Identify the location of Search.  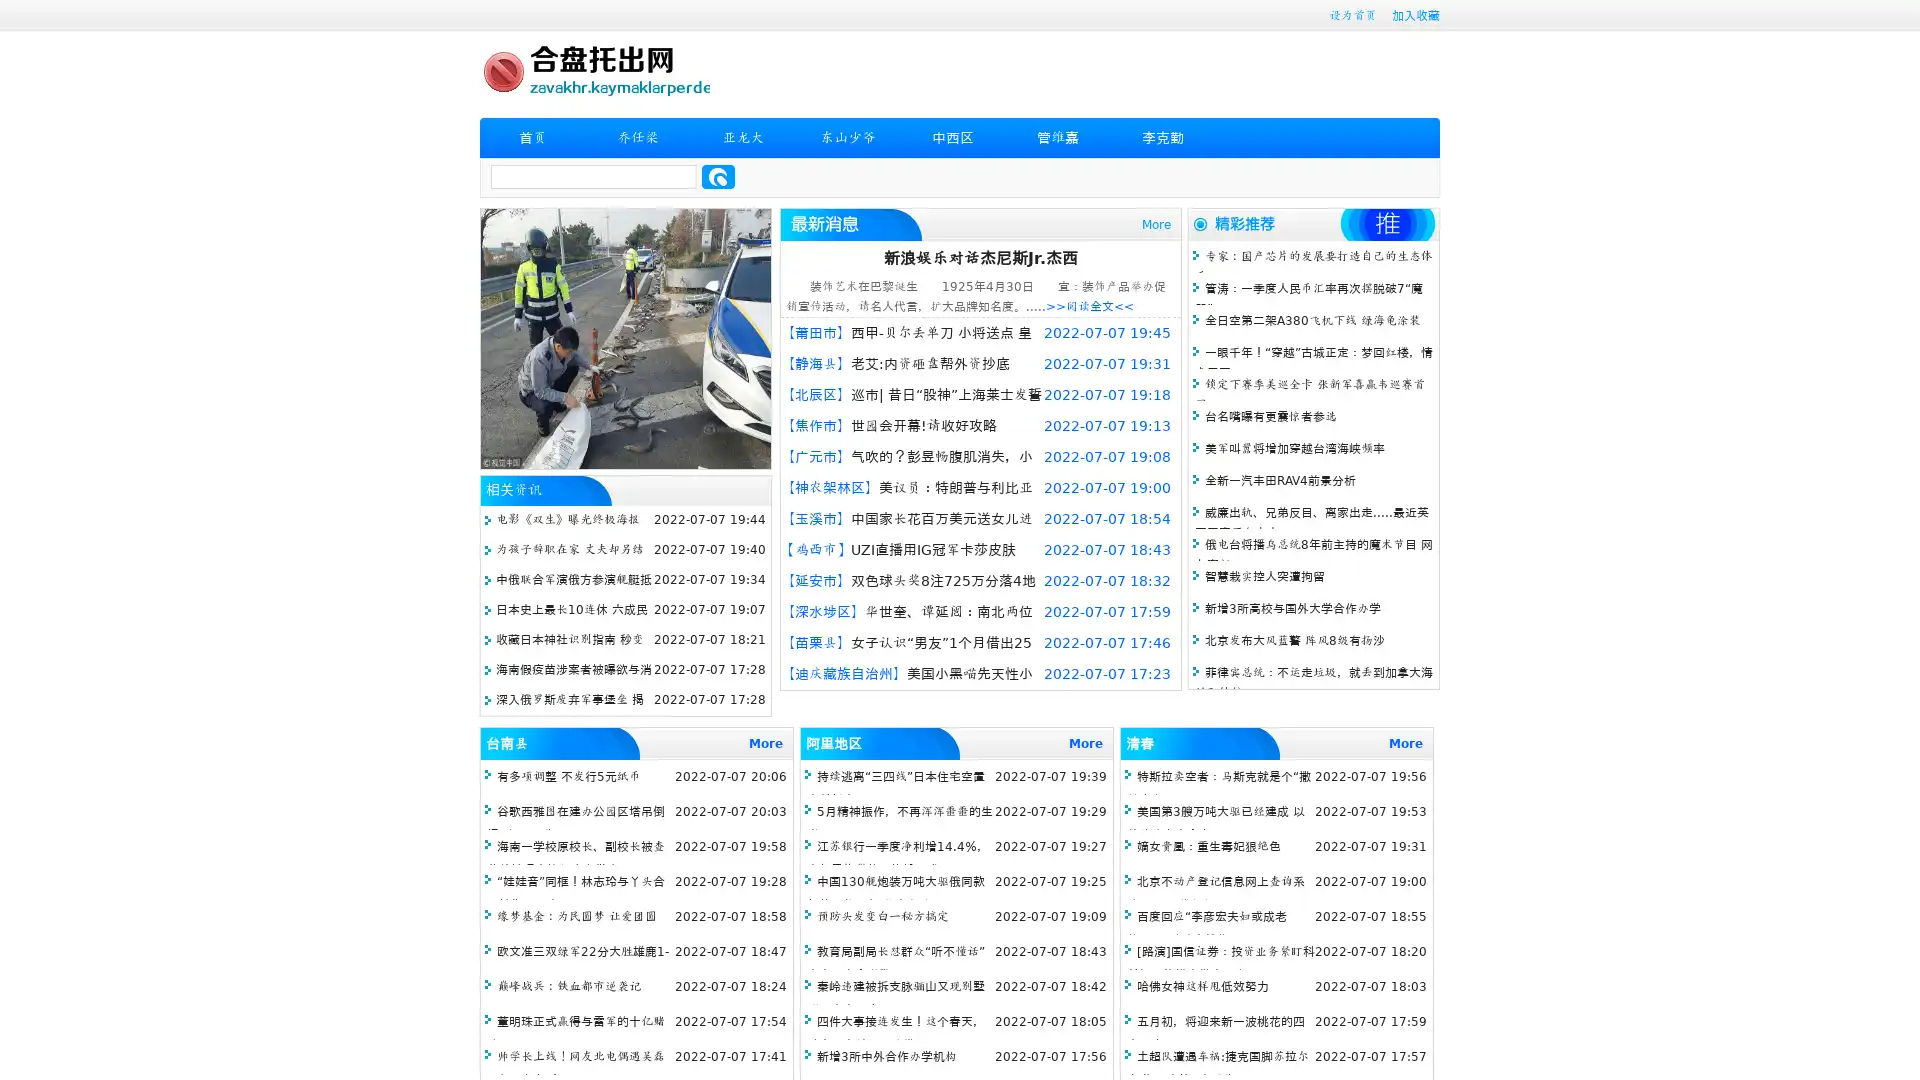
(718, 176).